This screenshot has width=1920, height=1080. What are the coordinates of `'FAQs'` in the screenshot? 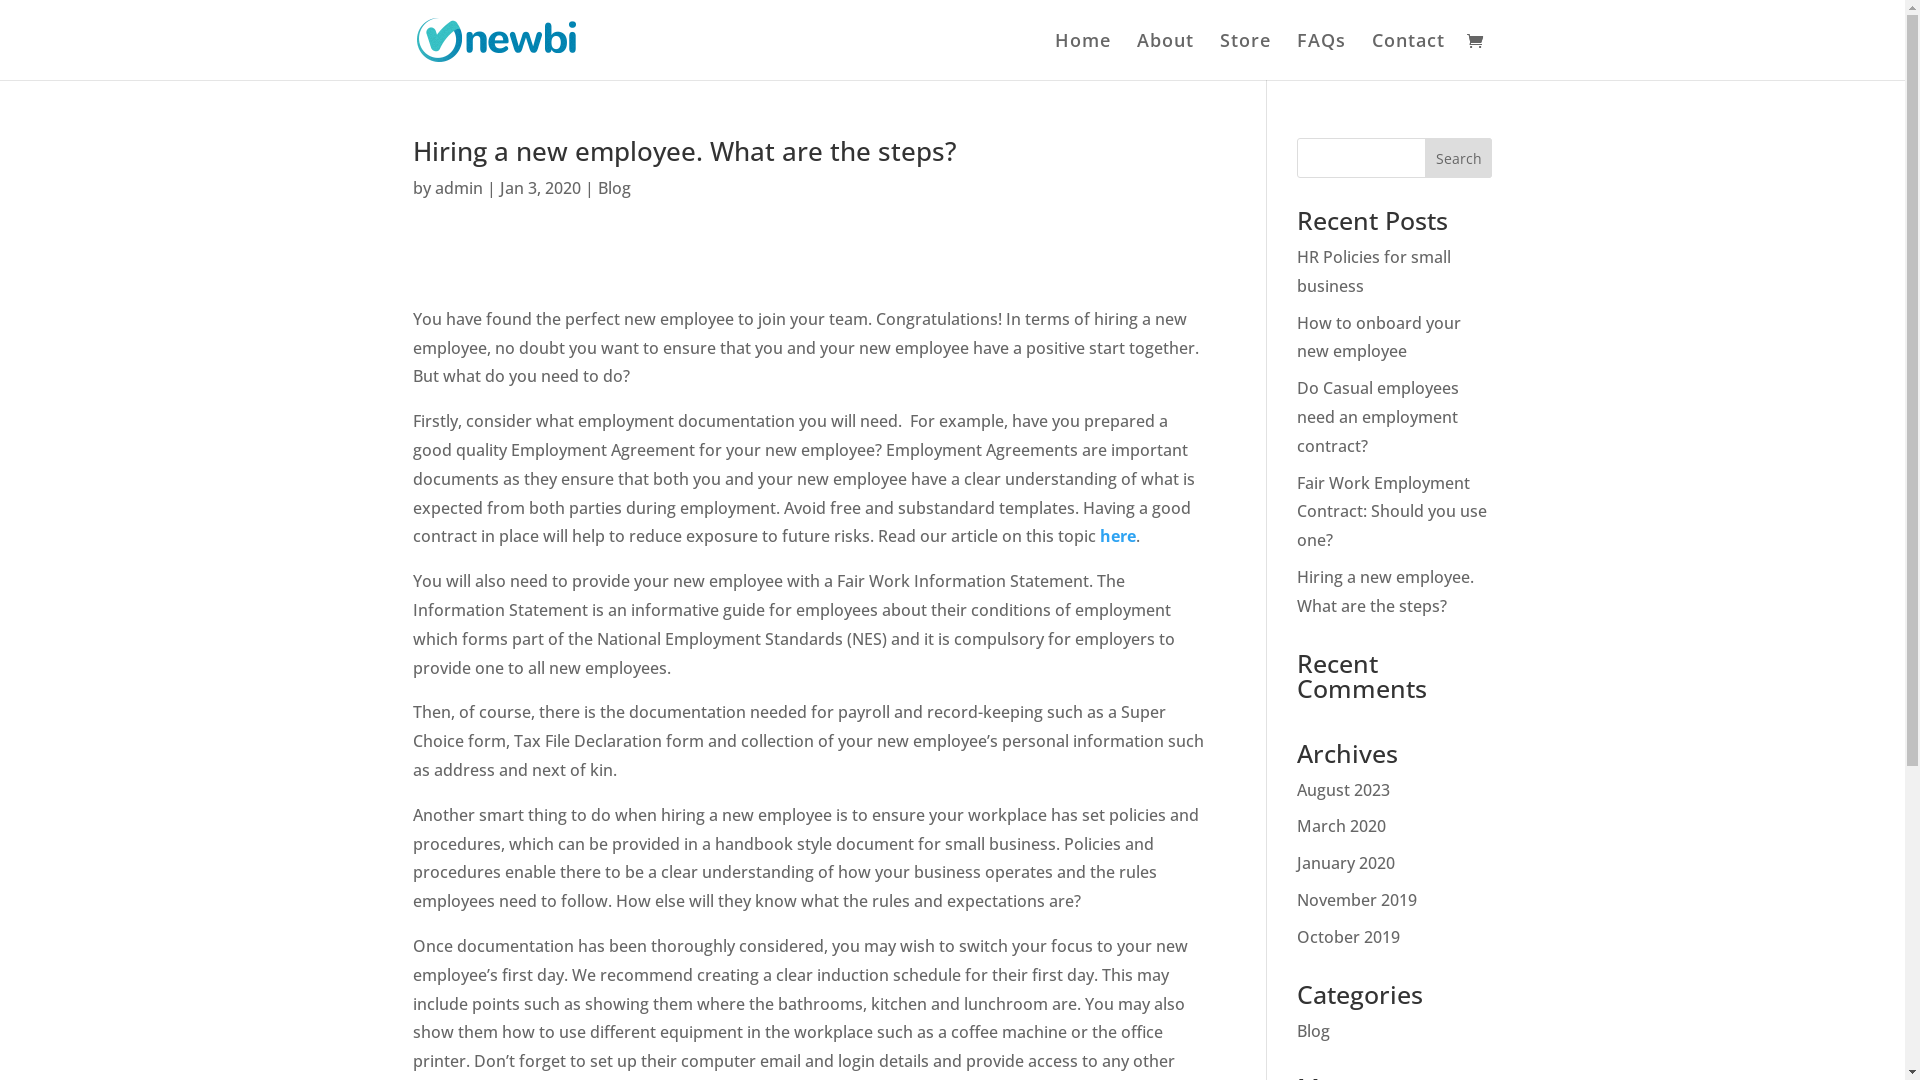 It's located at (1320, 55).